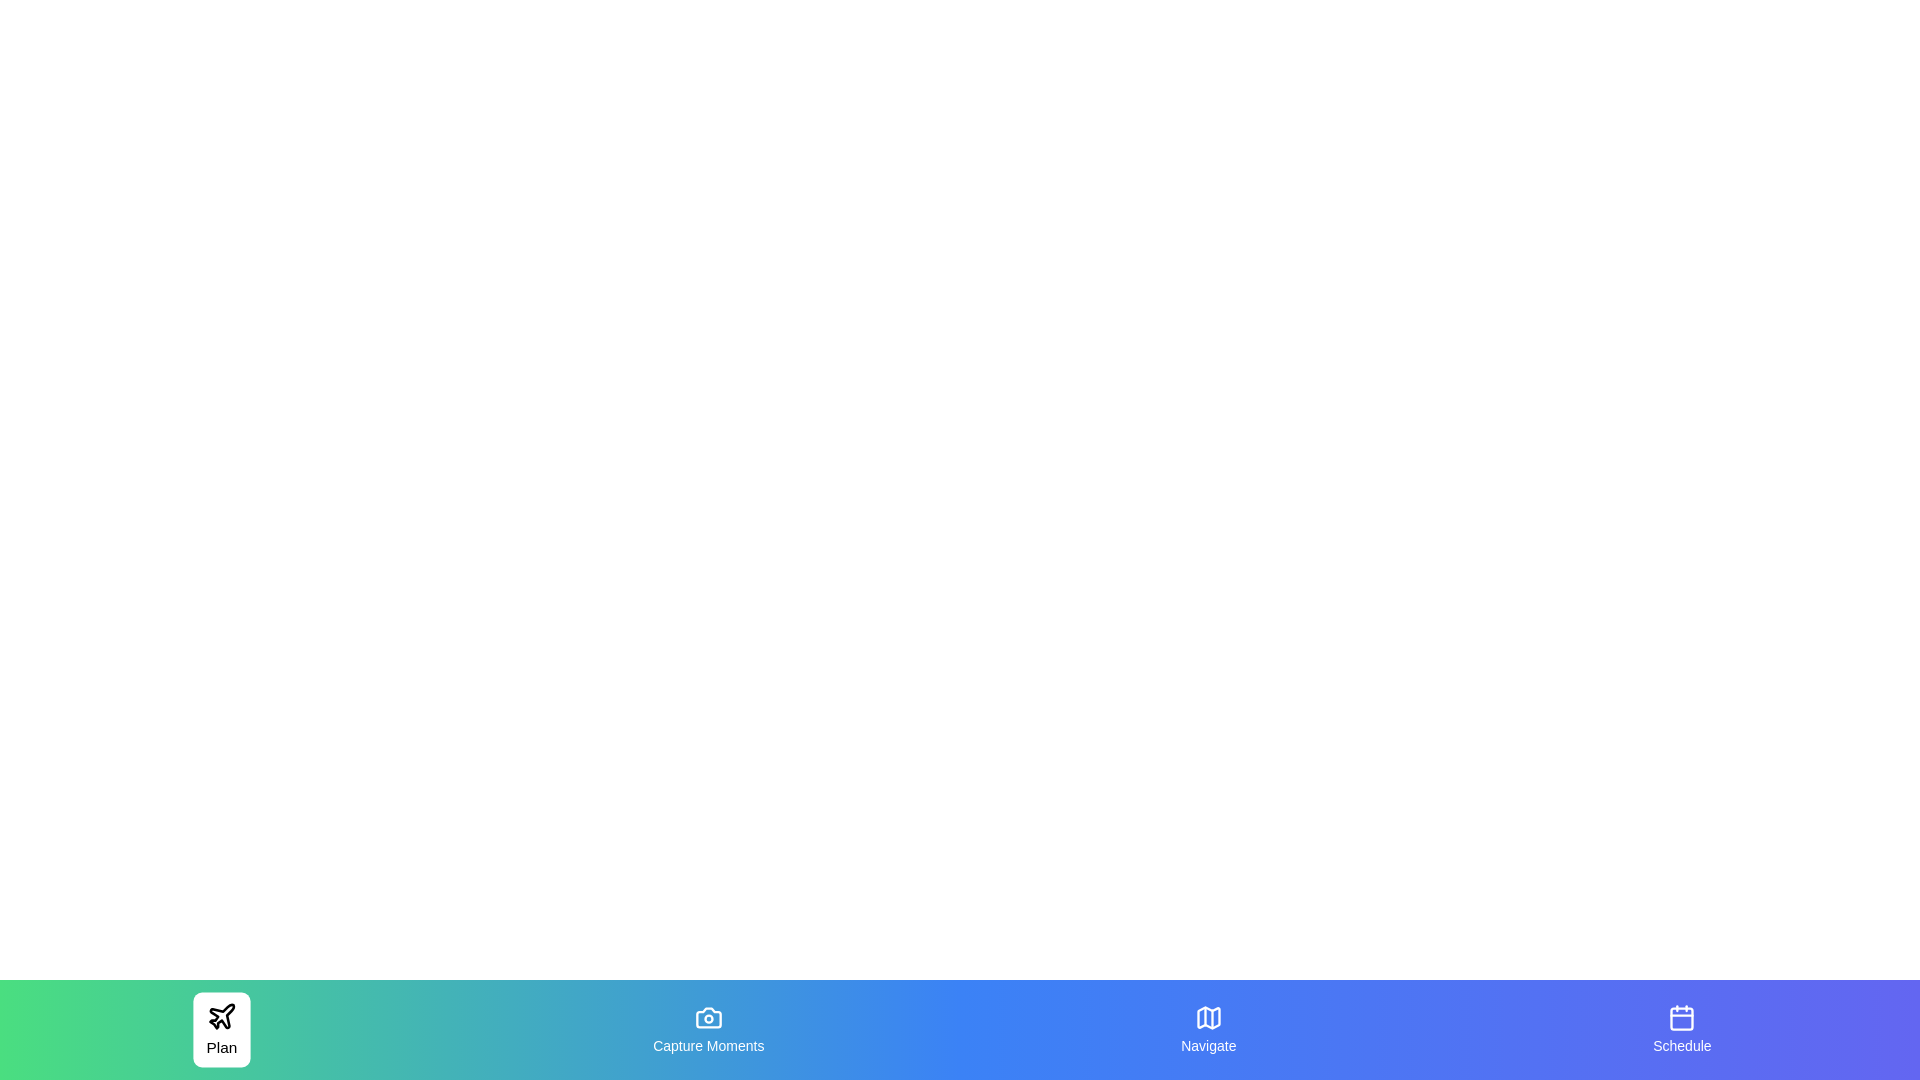 This screenshot has width=1920, height=1080. What do you see at coordinates (1681, 1018) in the screenshot?
I see `the icon associated with the tab Schedule` at bounding box center [1681, 1018].